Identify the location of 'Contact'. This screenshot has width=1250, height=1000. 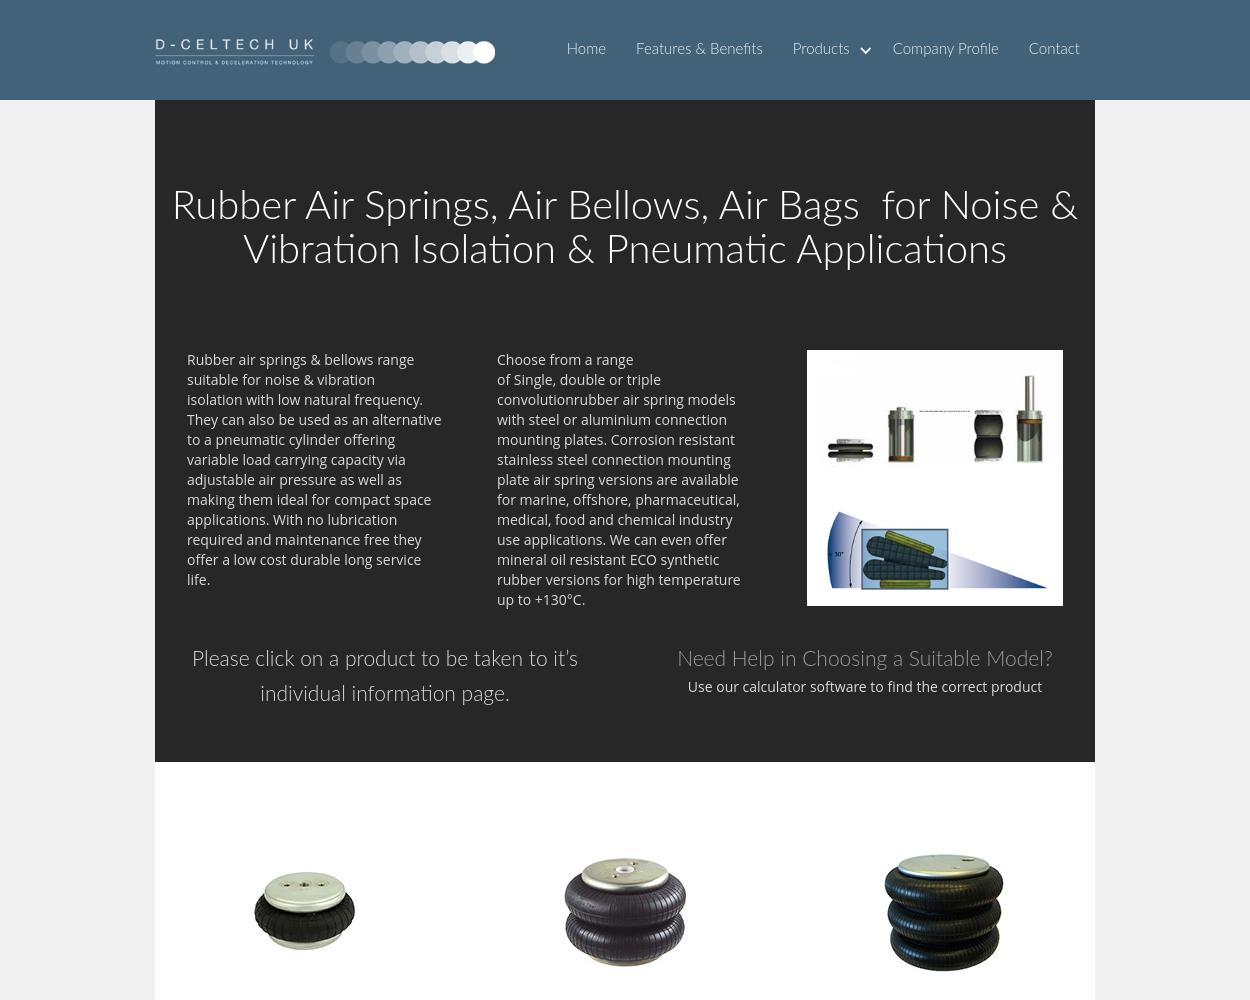
(1028, 49).